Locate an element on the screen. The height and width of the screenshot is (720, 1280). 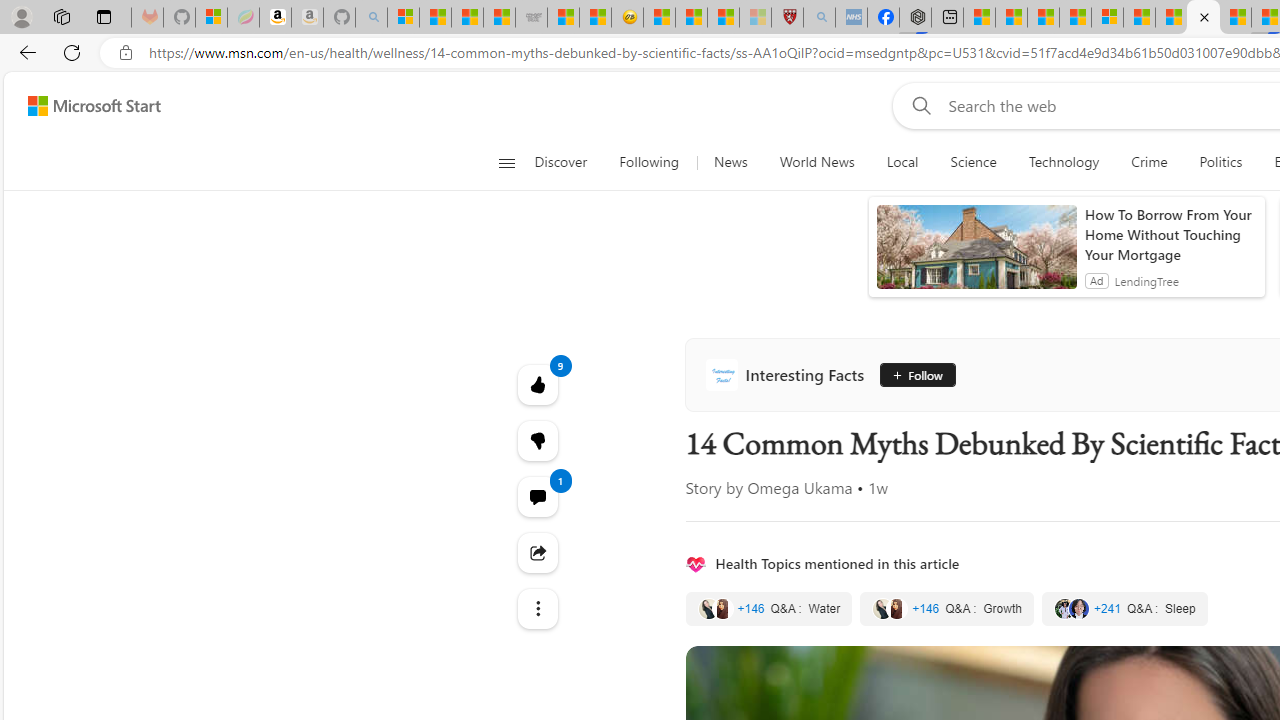
'View comments 1 Comment' is located at coordinates (537, 495).